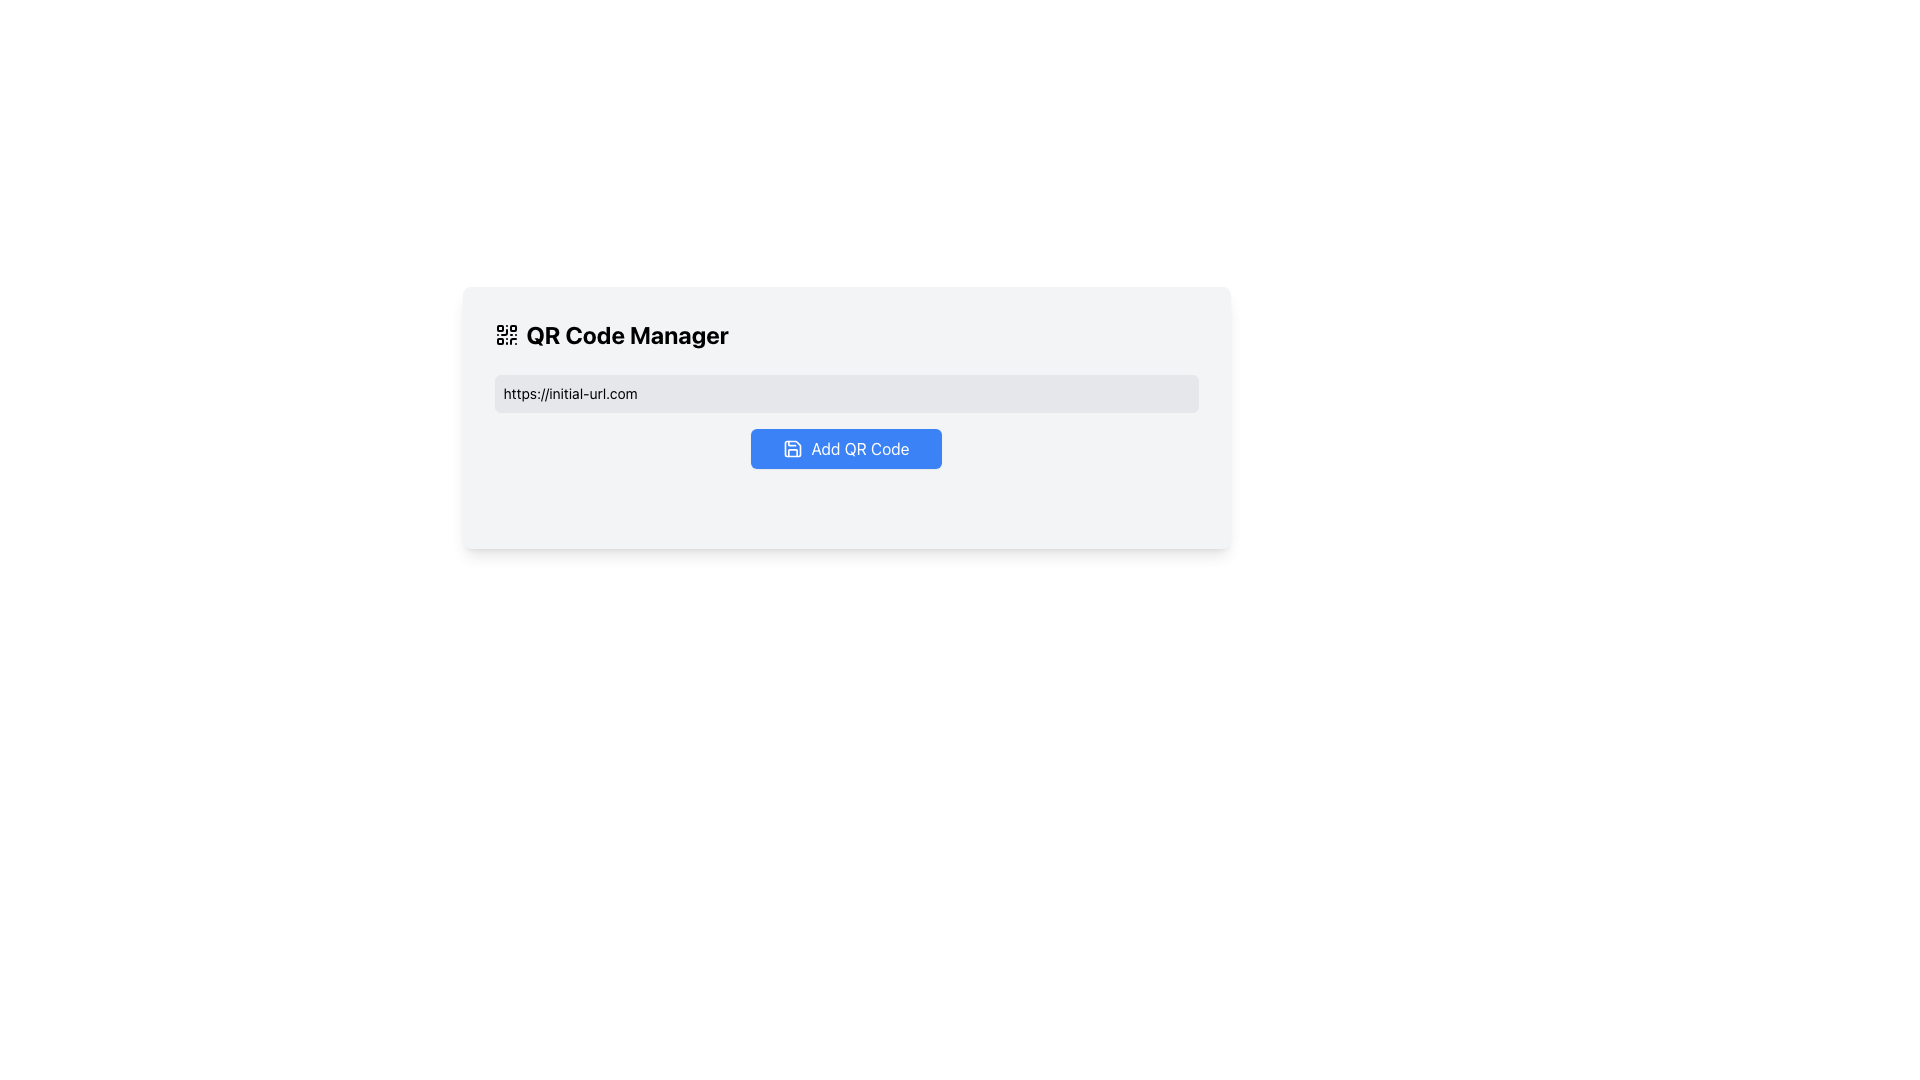 The image size is (1920, 1080). Describe the element at coordinates (792, 447) in the screenshot. I see `the Save icon within the blue button labeled 'Add QR Code'` at that location.